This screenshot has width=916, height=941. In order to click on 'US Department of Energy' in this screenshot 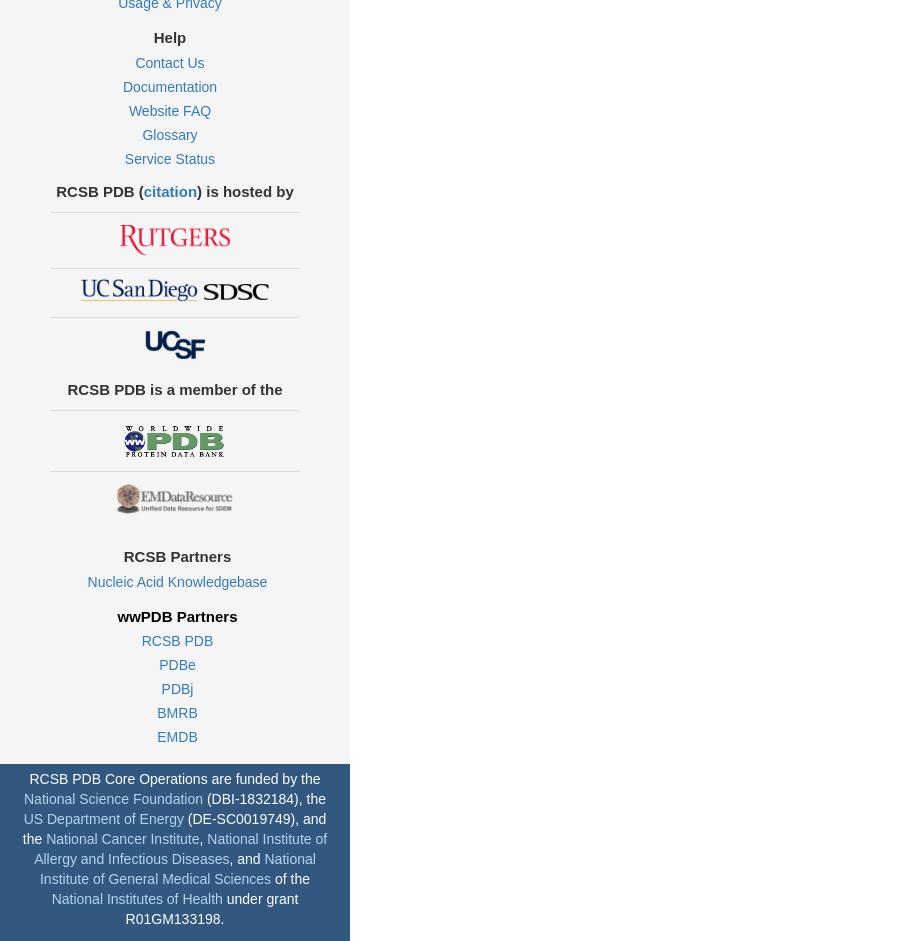, I will do `click(22, 817)`.